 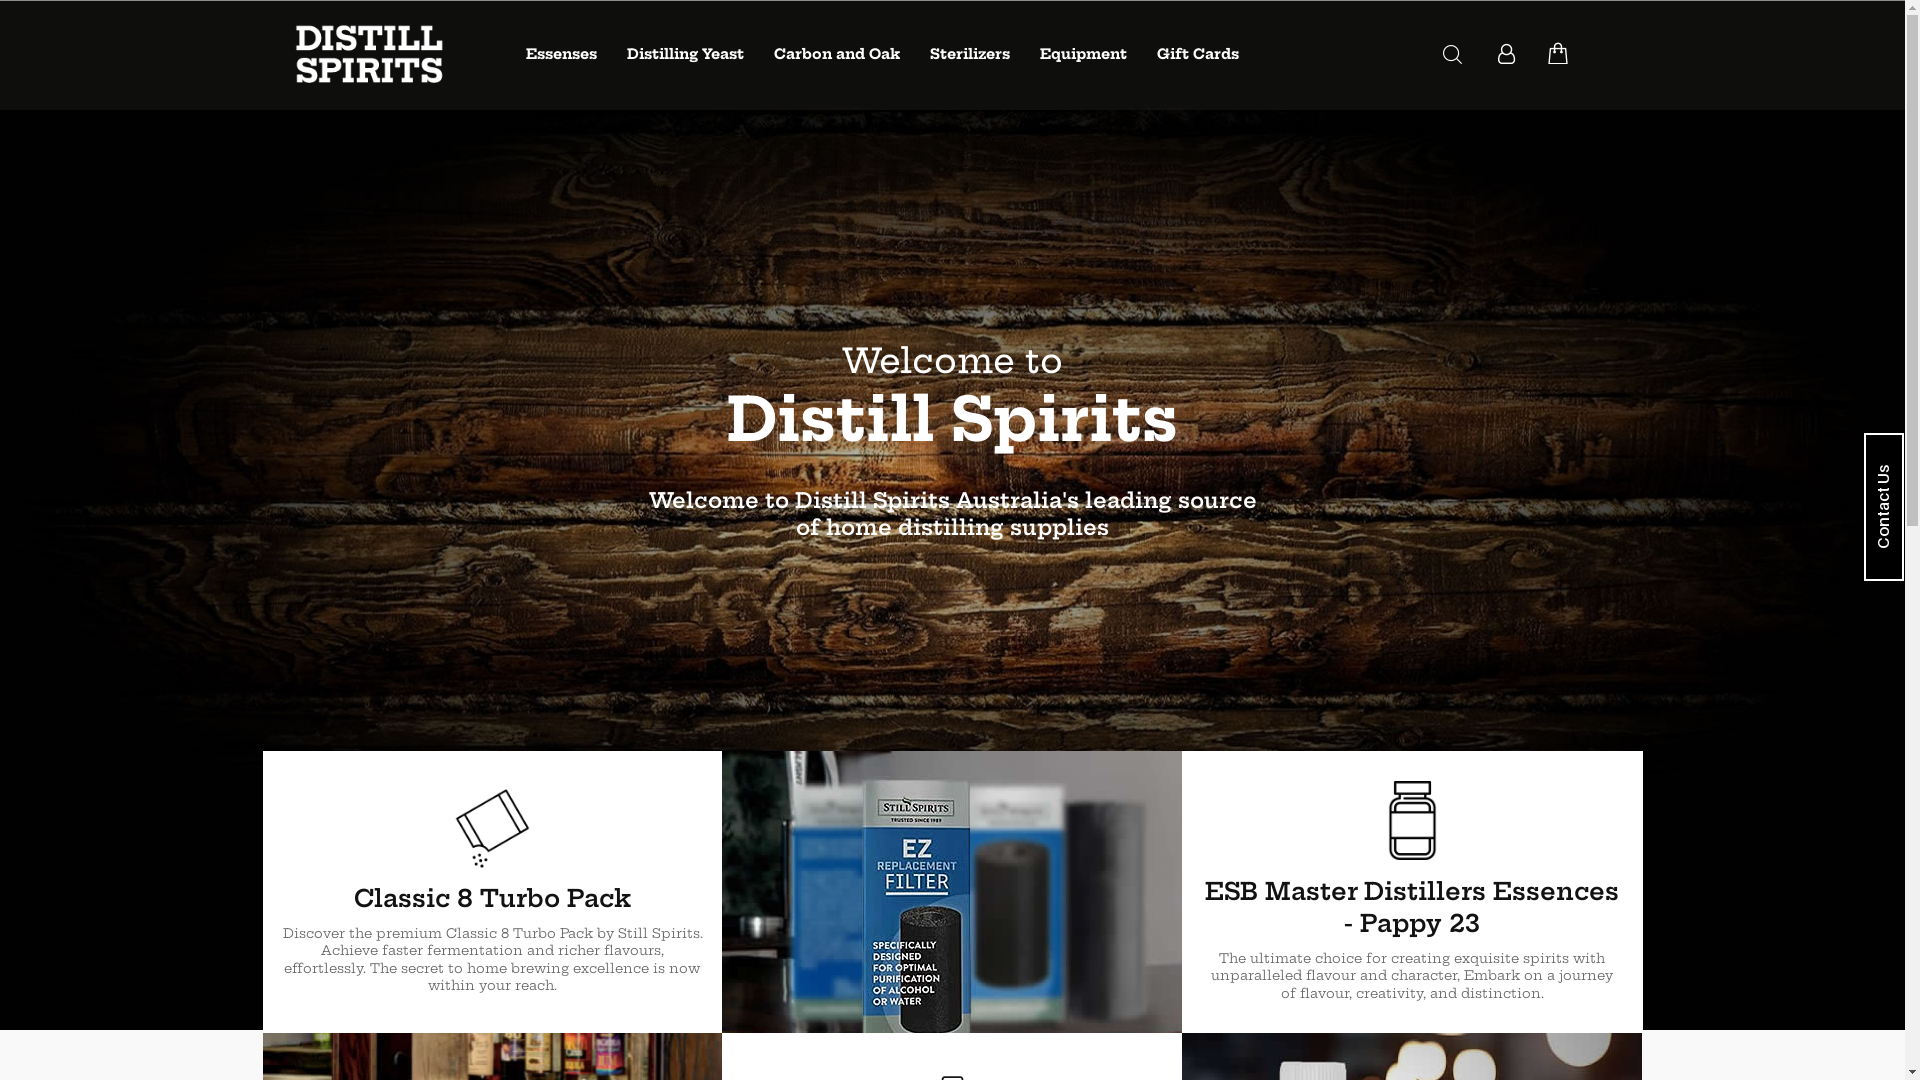 I want to click on 'SEARCH', so click(x=1452, y=53).